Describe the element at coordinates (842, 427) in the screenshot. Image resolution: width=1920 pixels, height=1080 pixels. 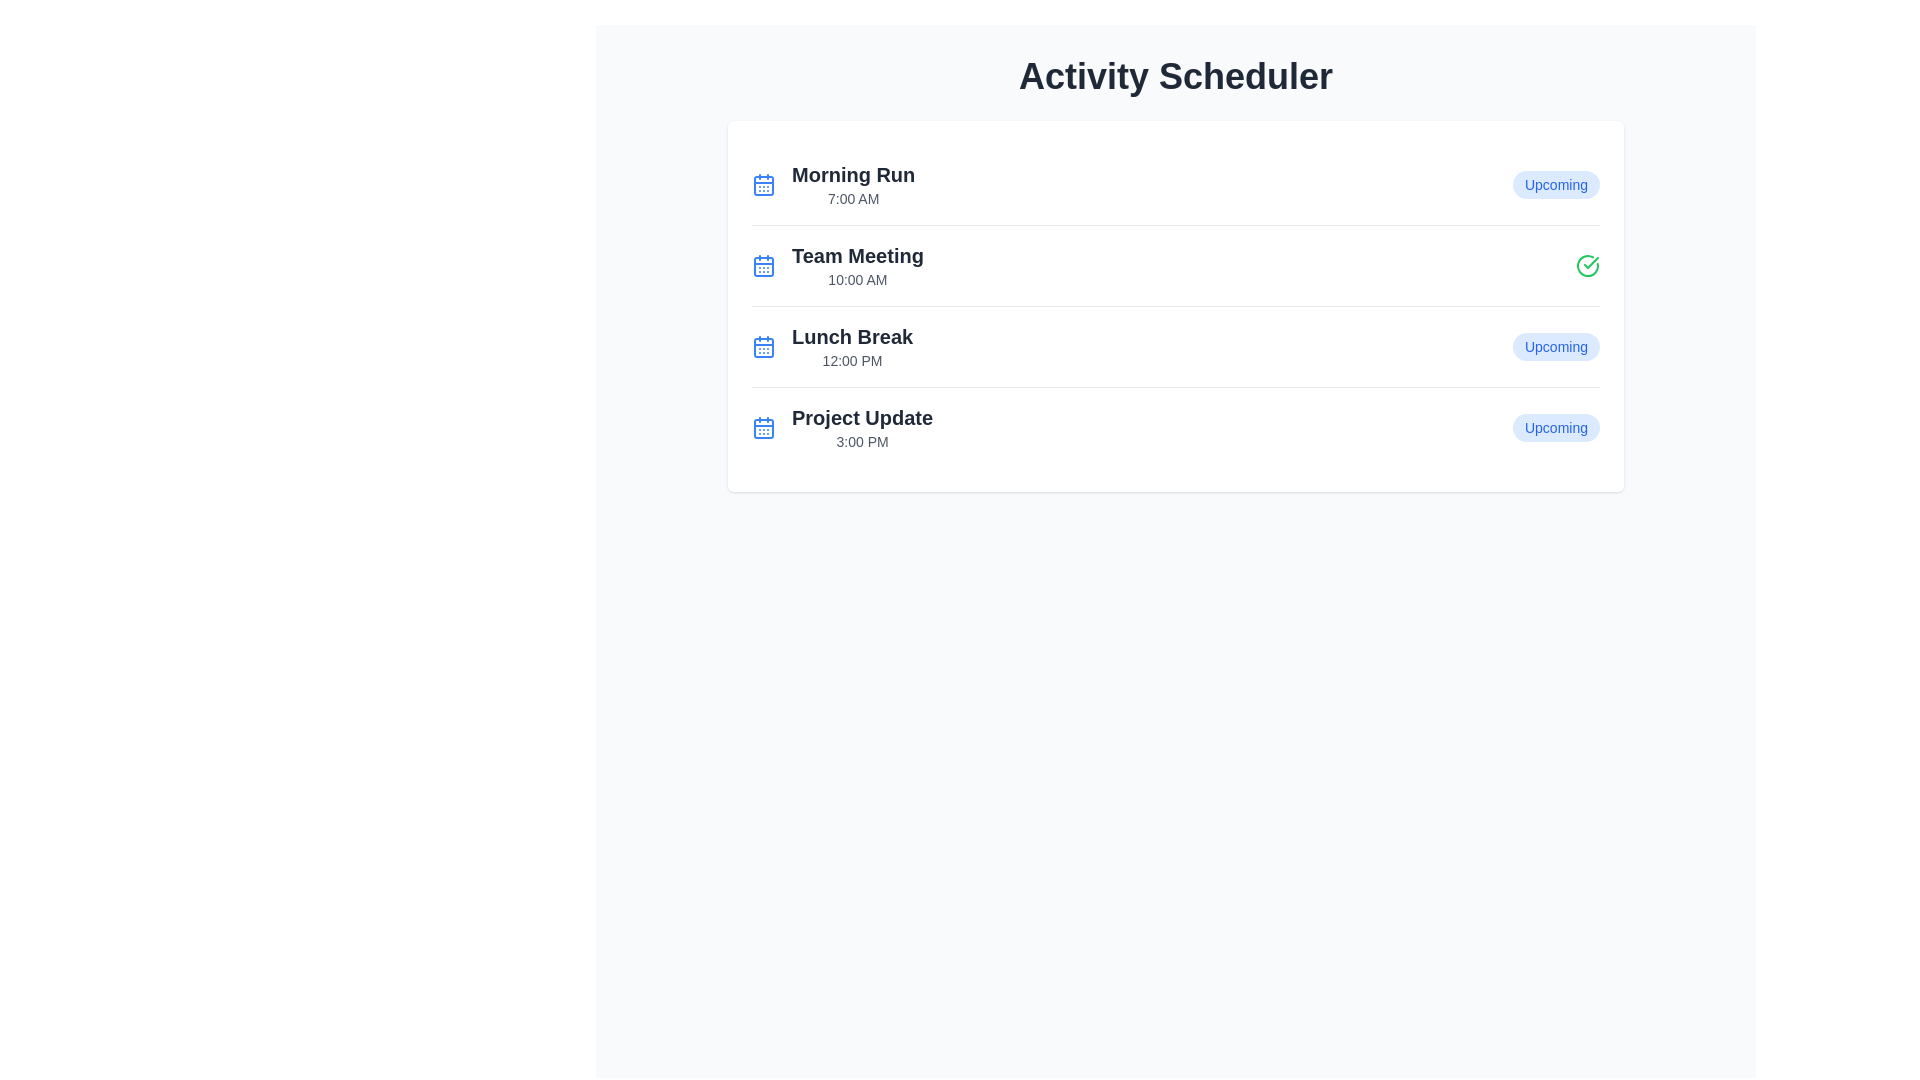
I see `the List item entry titled 'Project Update'` at that location.